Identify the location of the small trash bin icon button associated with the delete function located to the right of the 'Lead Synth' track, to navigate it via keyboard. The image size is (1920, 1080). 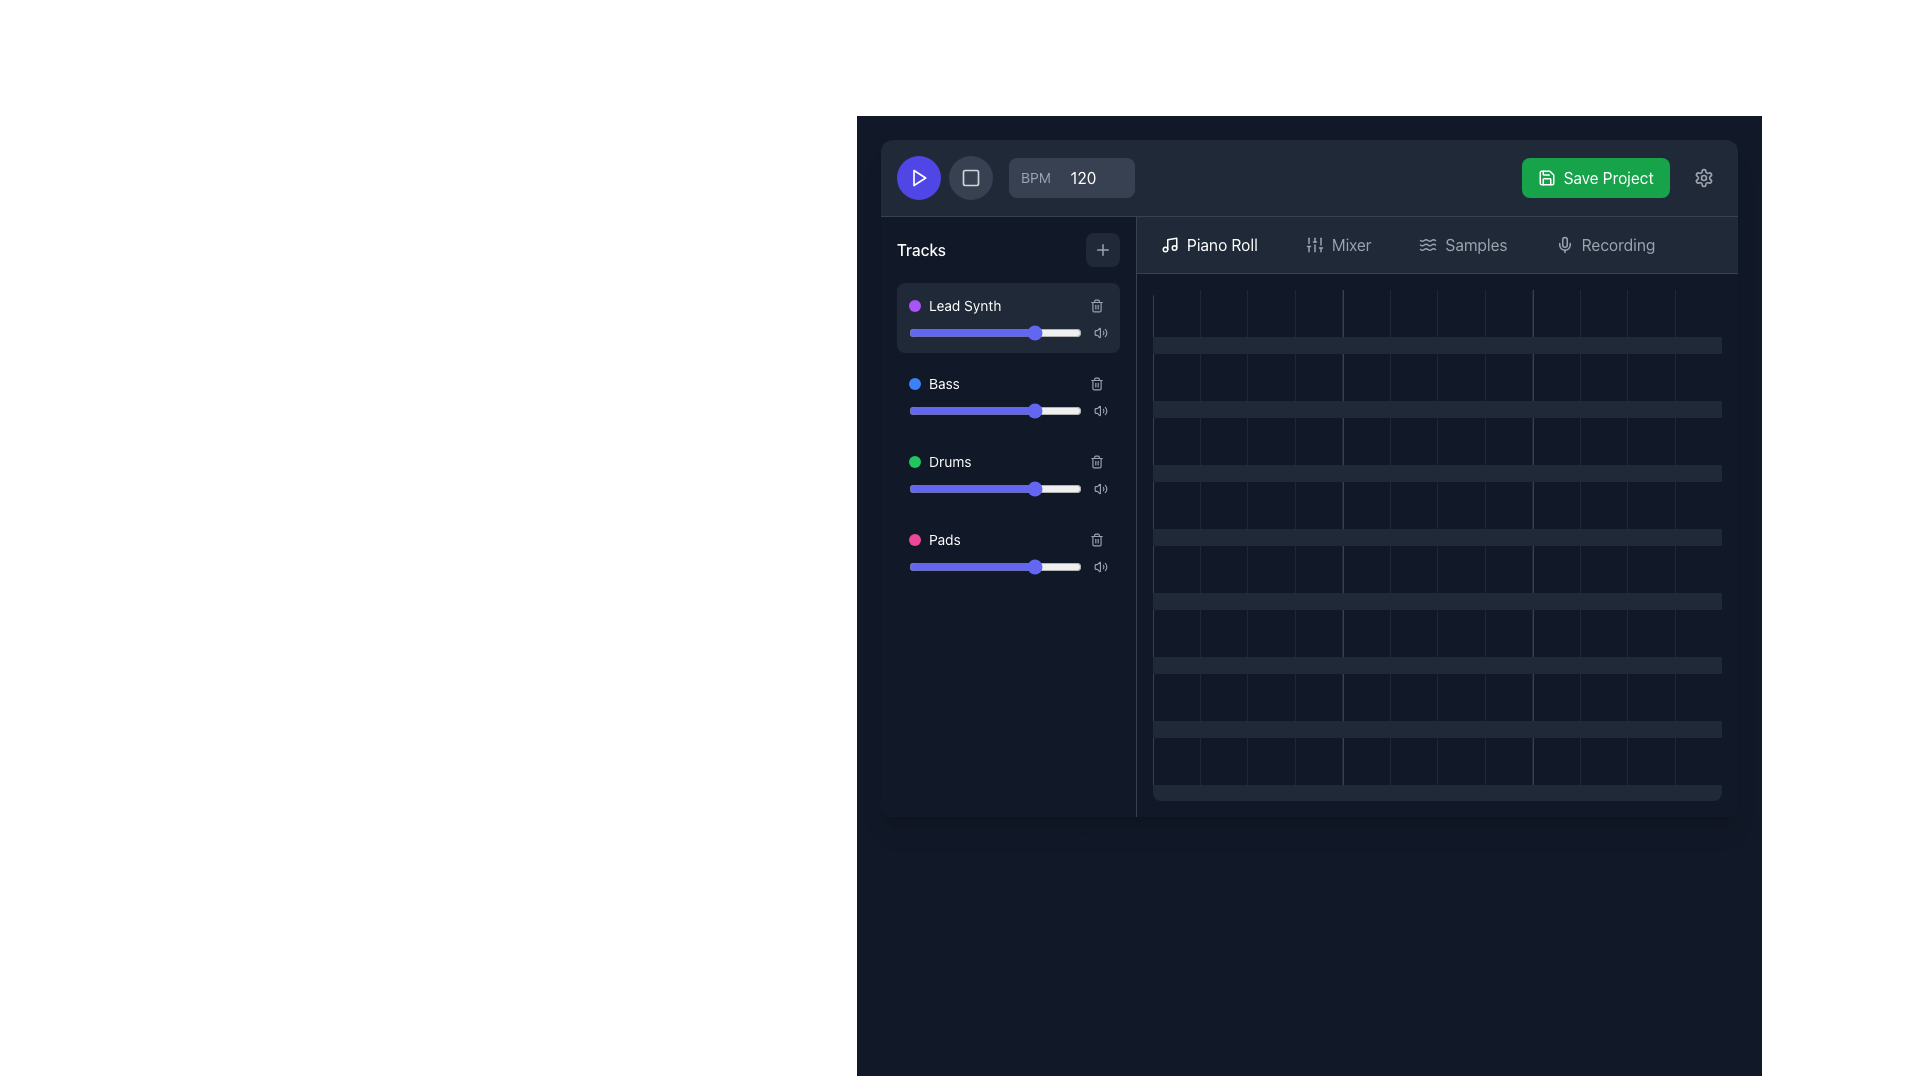
(1096, 305).